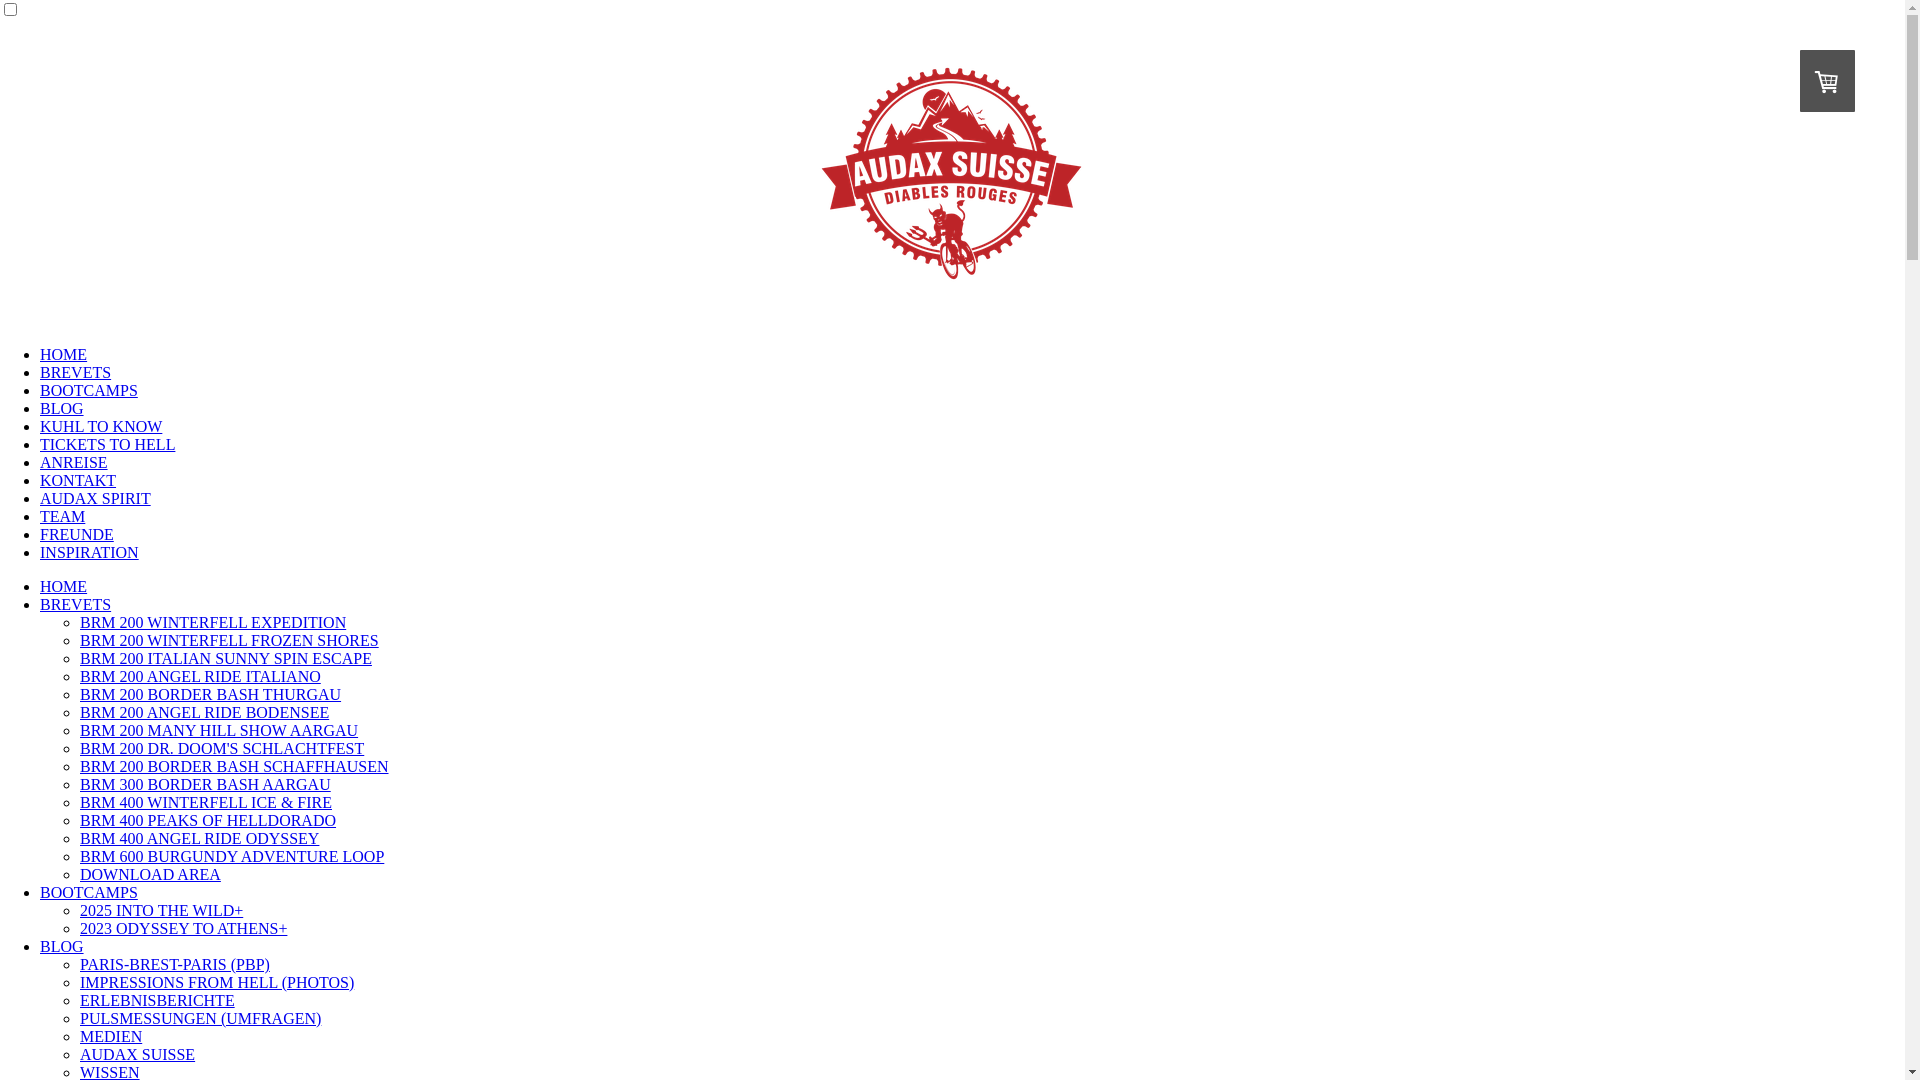  Describe the element at coordinates (88, 891) in the screenshot. I see `'BOOTCAMPS'` at that location.